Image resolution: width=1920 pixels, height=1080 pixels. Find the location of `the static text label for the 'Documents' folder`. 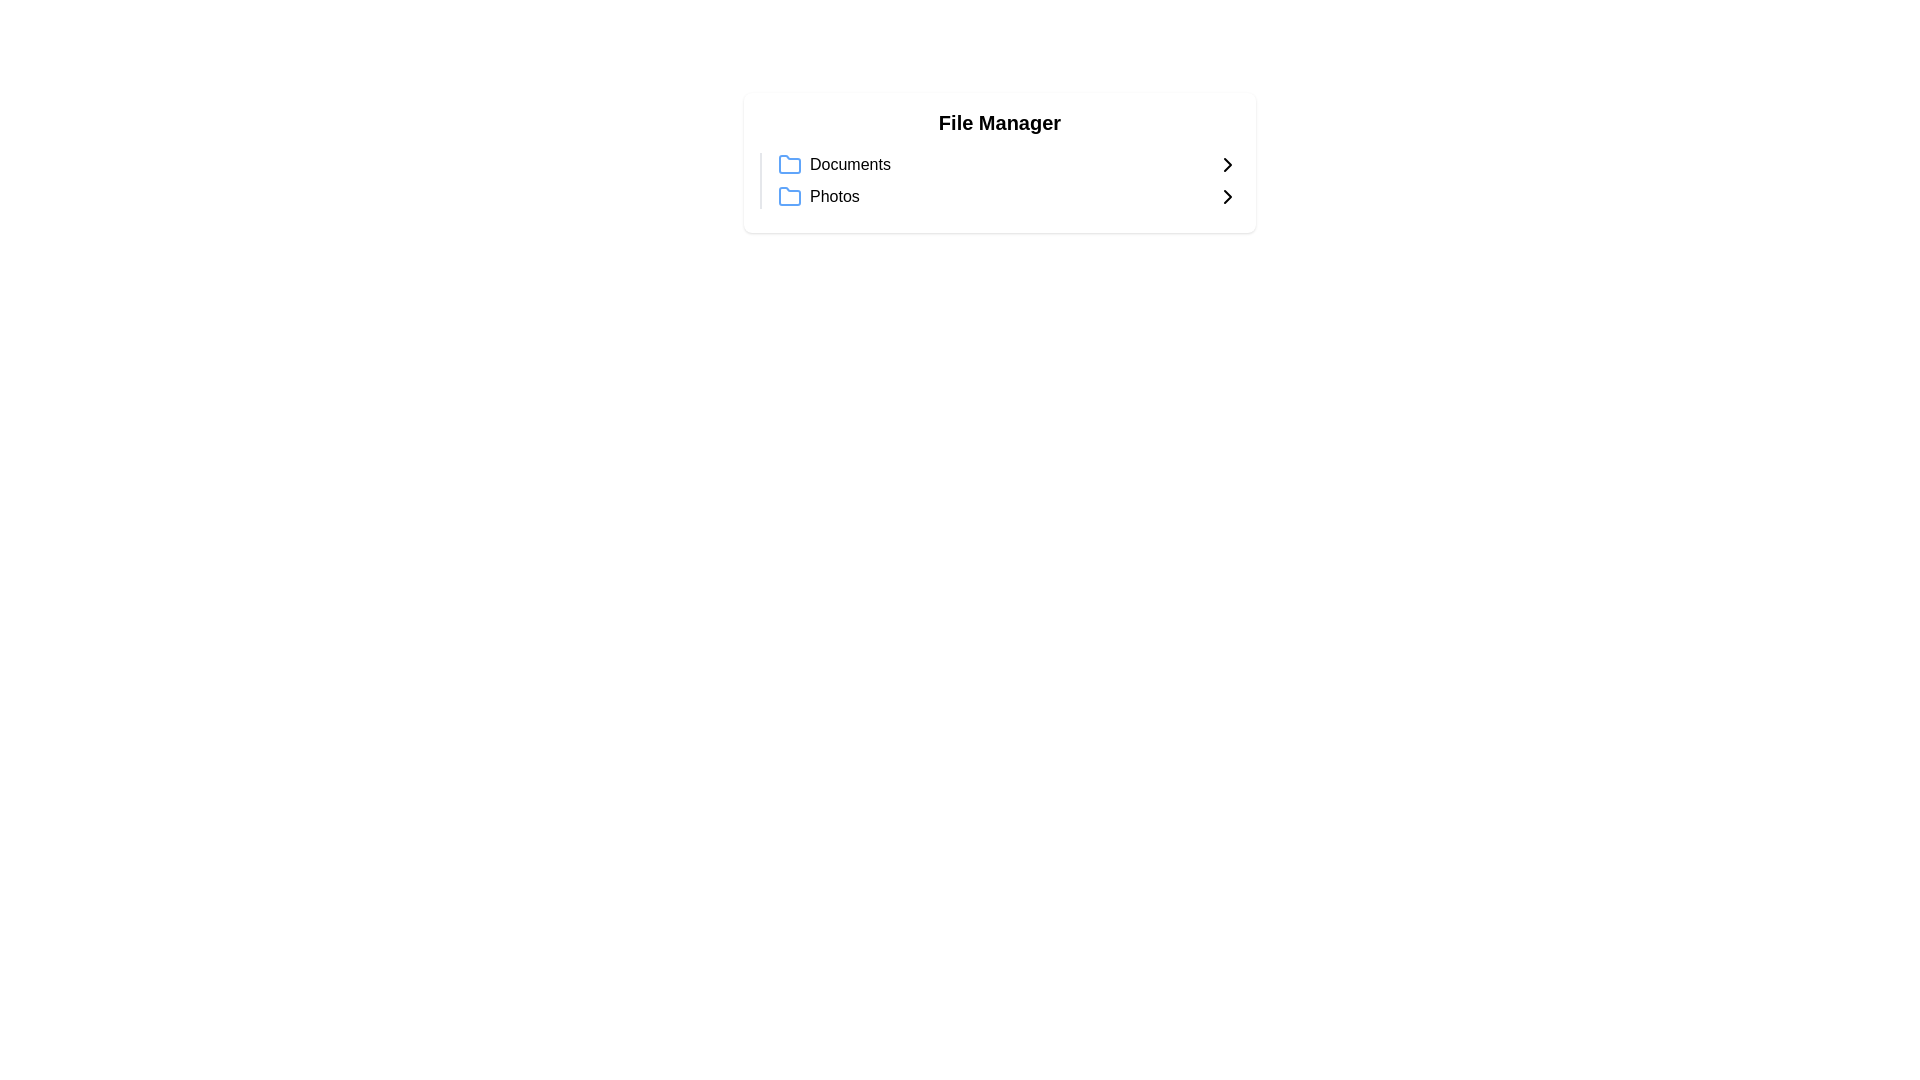

the static text label for the 'Documents' folder is located at coordinates (850, 164).